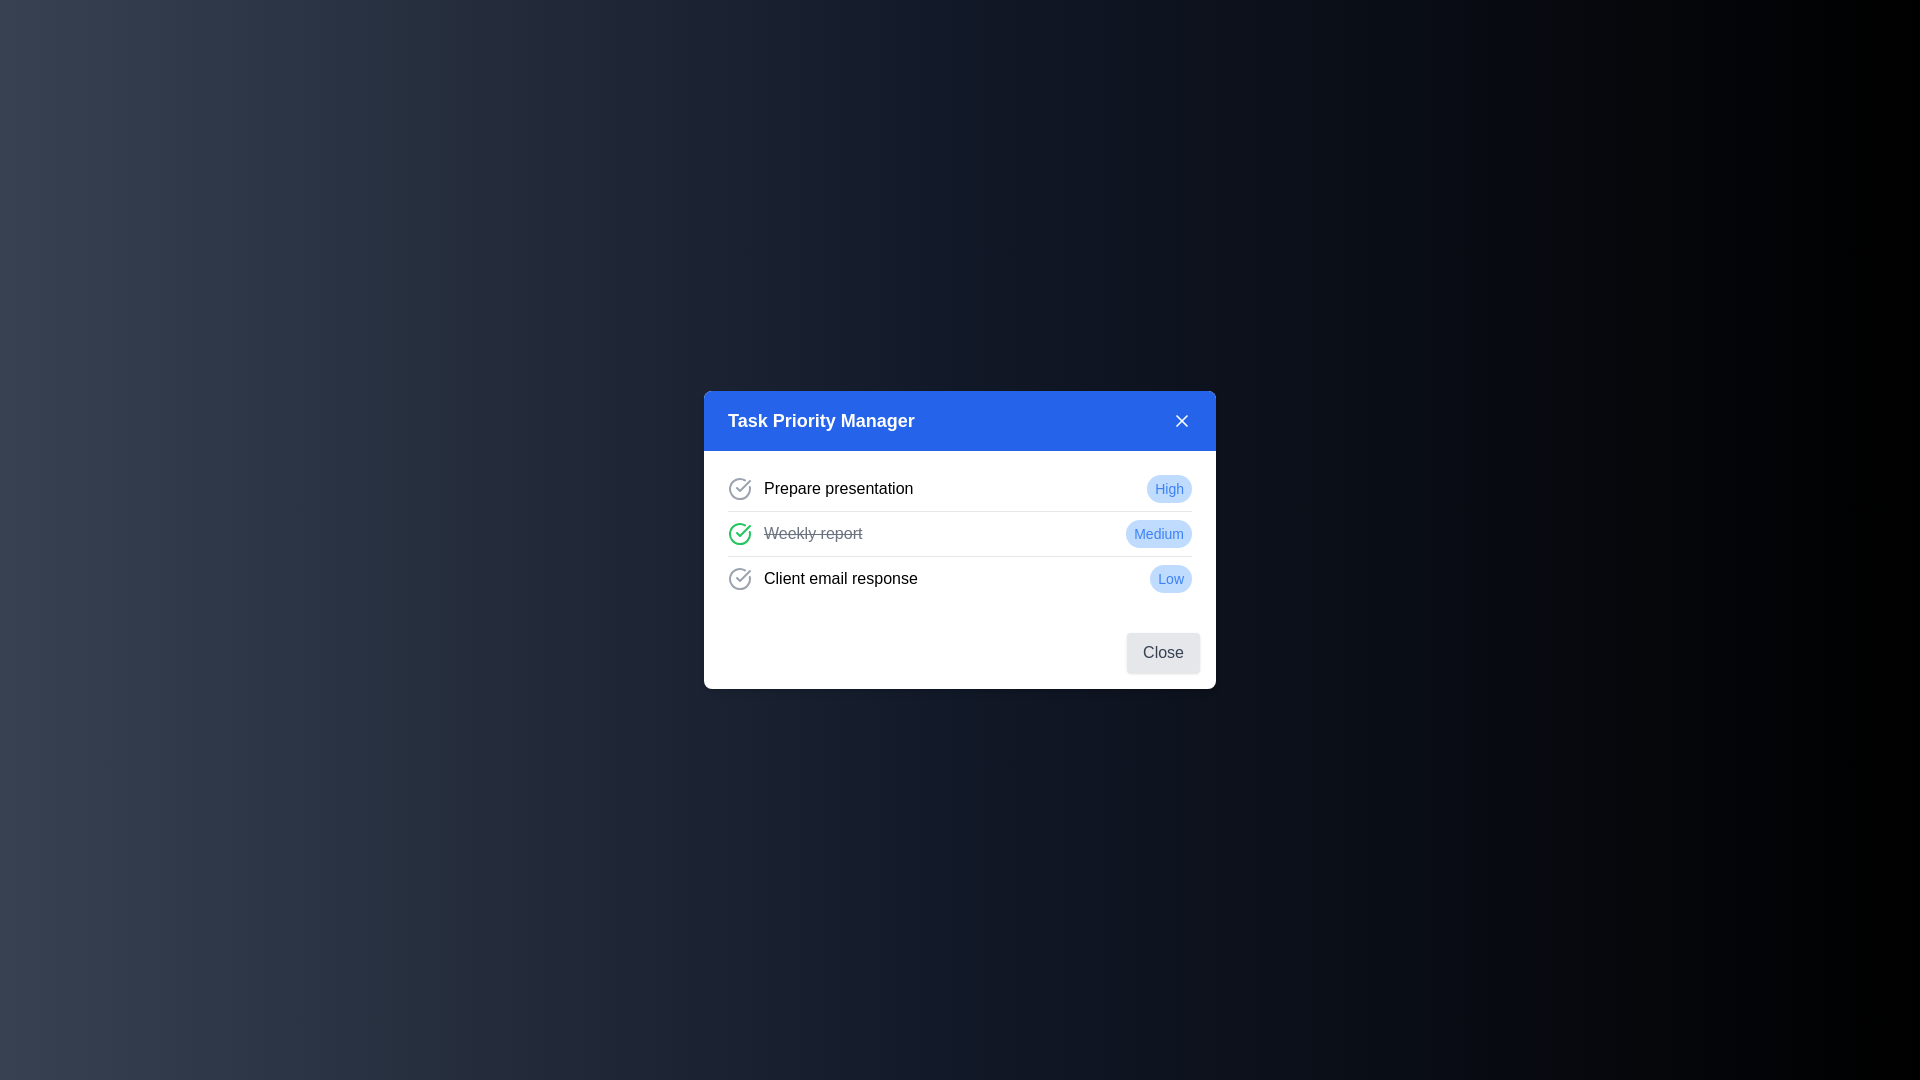 The image size is (1920, 1080). I want to click on the text label displaying 'Weekly report' which is styled with a line-through effect, indicating a completed task, located within the second row of the task list under 'Task Priority Manager', so click(813, 532).